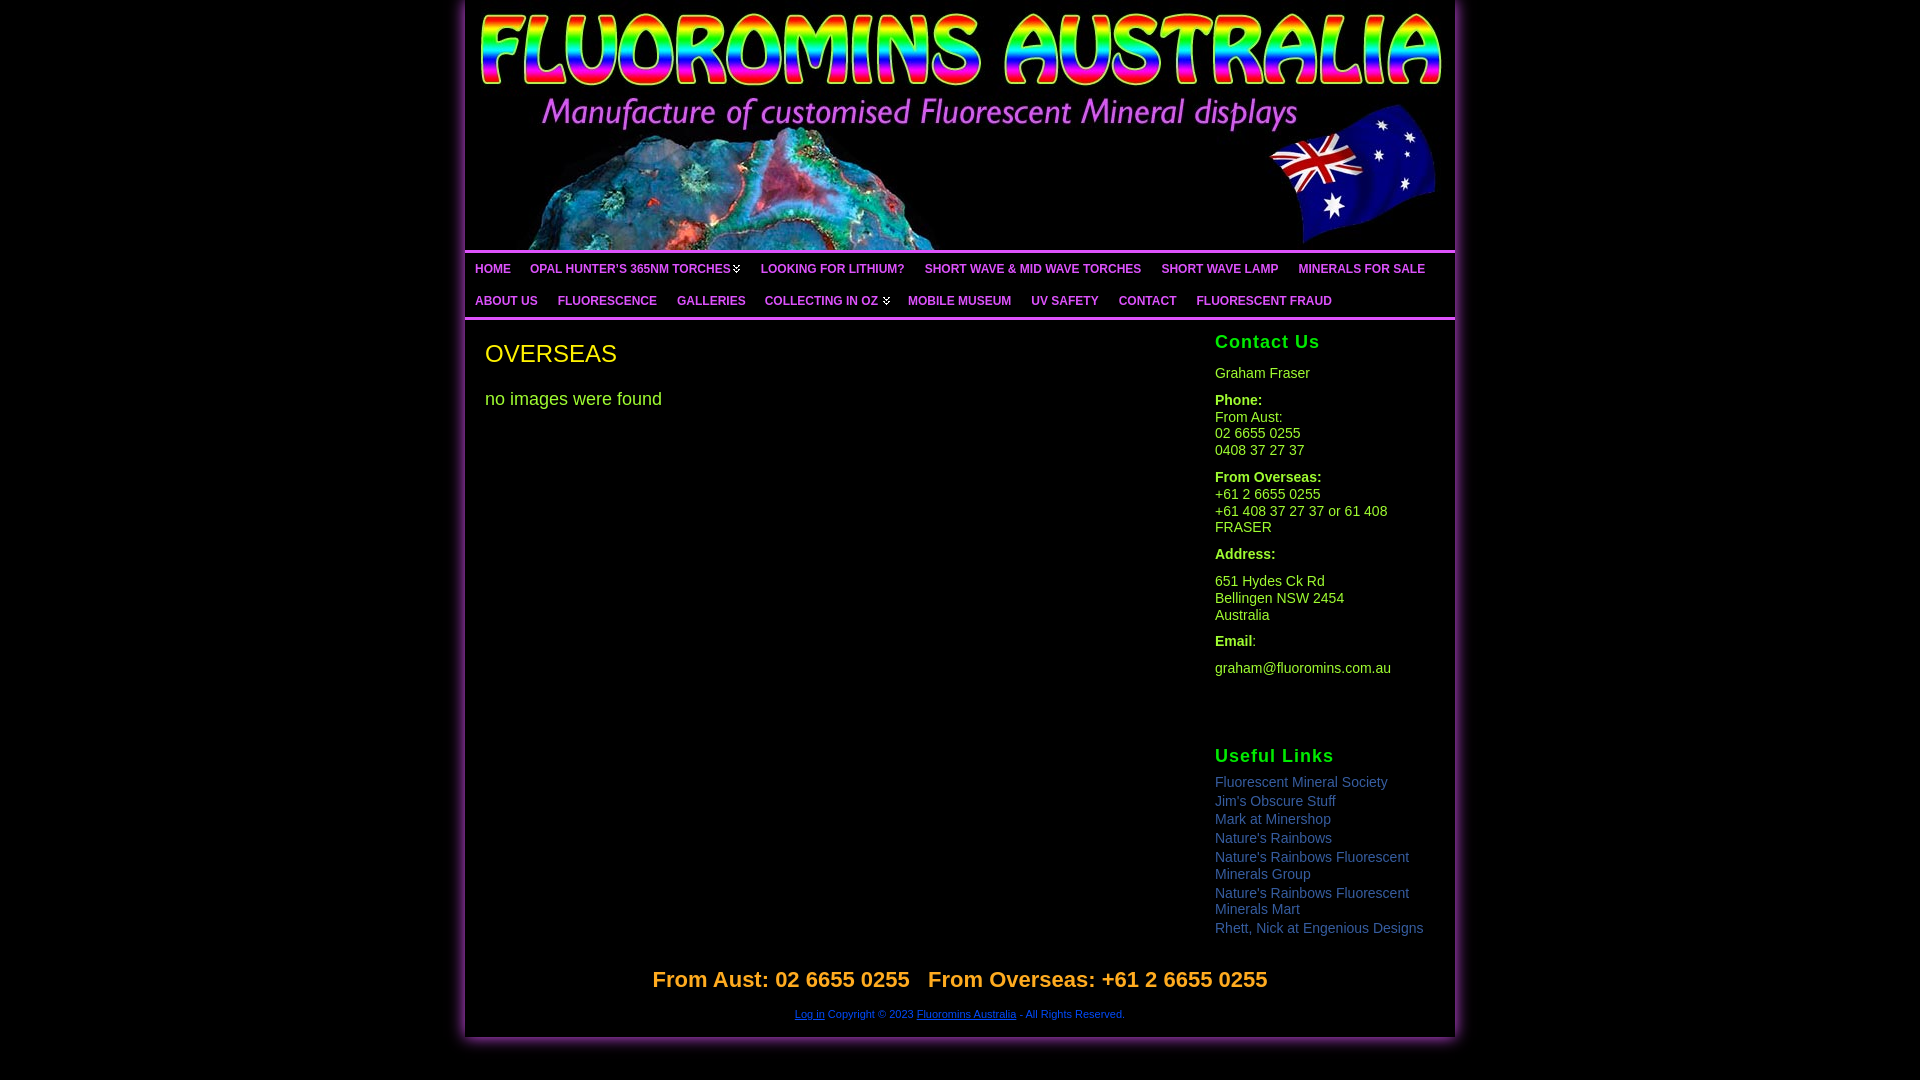  What do you see at coordinates (1271, 818) in the screenshot?
I see `'Mark at Minershop'` at bounding box center [1271, 818].